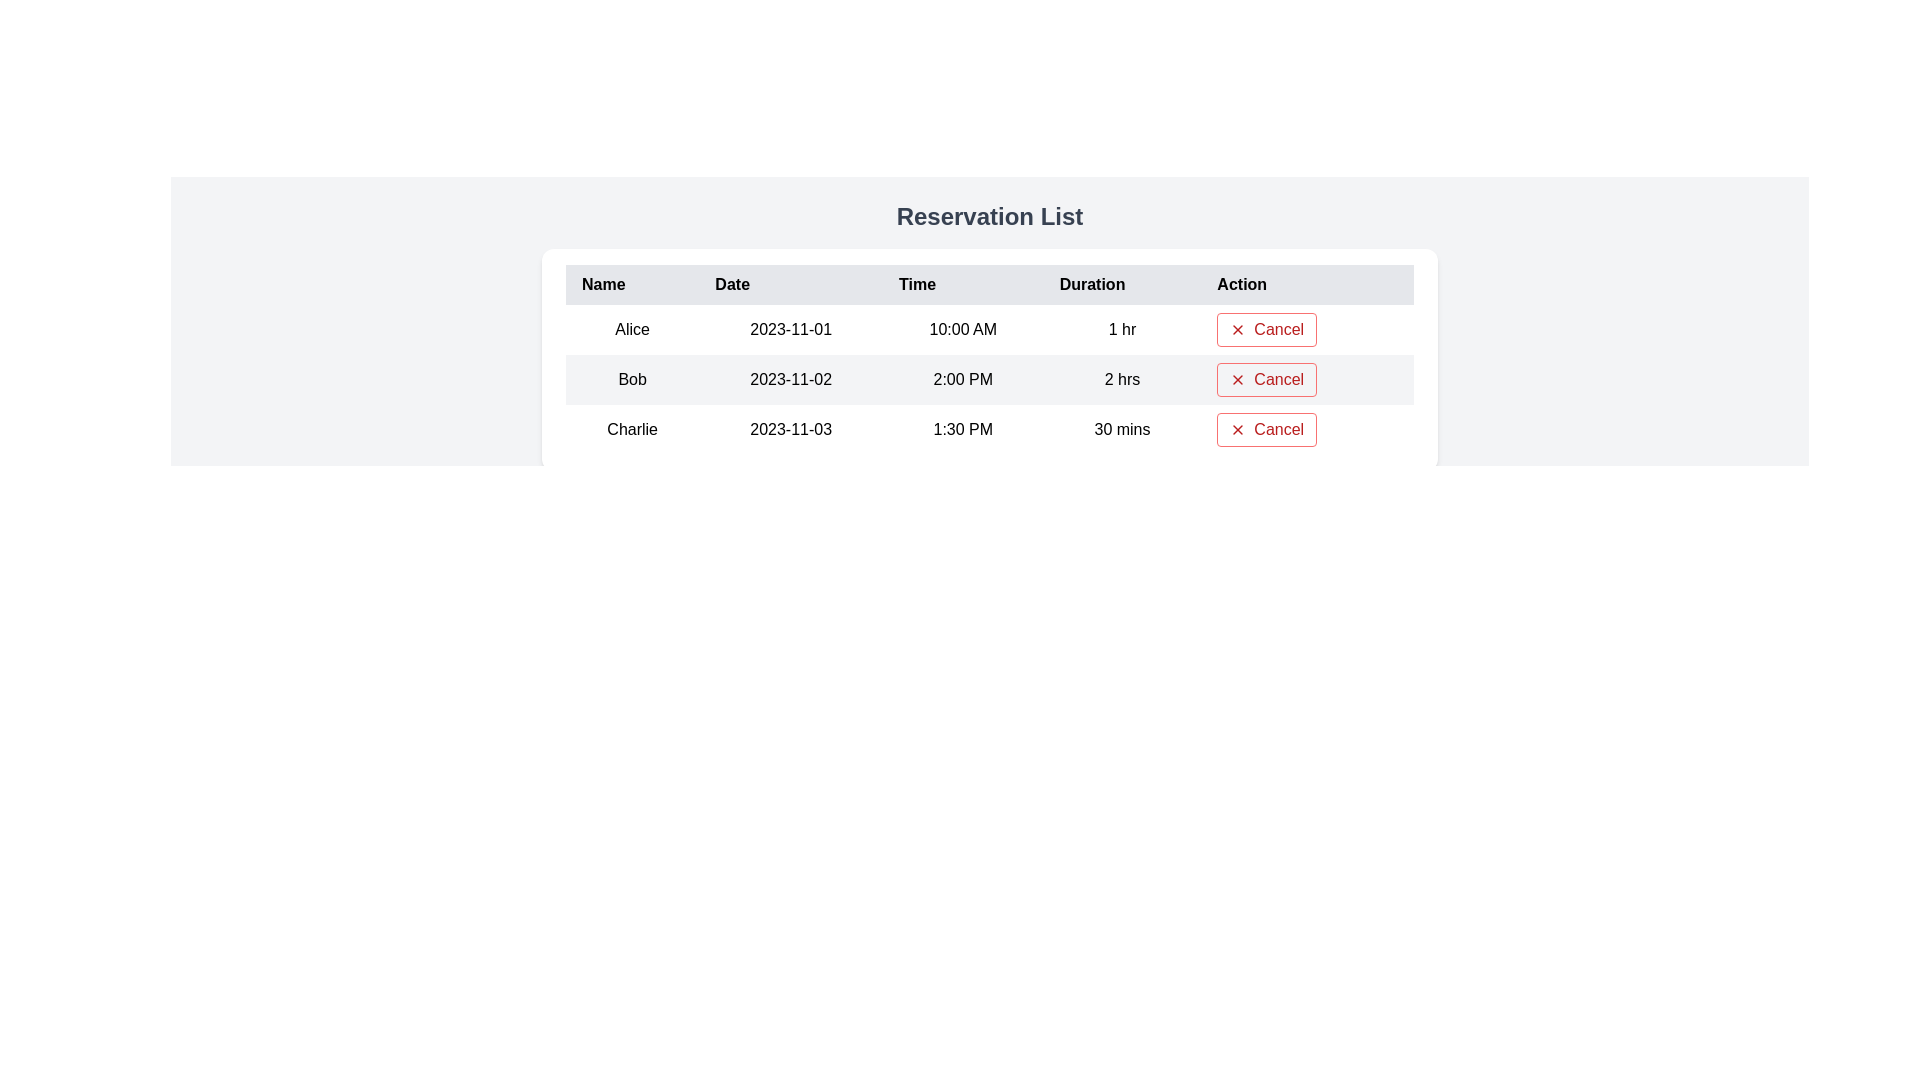 This screenshot has height=1080, width=1920. Describe the element at coordinates (631, 380) in the screenshot. I see `the Text label in the second row of the table under the column labeled 'Name', which represents the user's name associated with a reservation` at that location.